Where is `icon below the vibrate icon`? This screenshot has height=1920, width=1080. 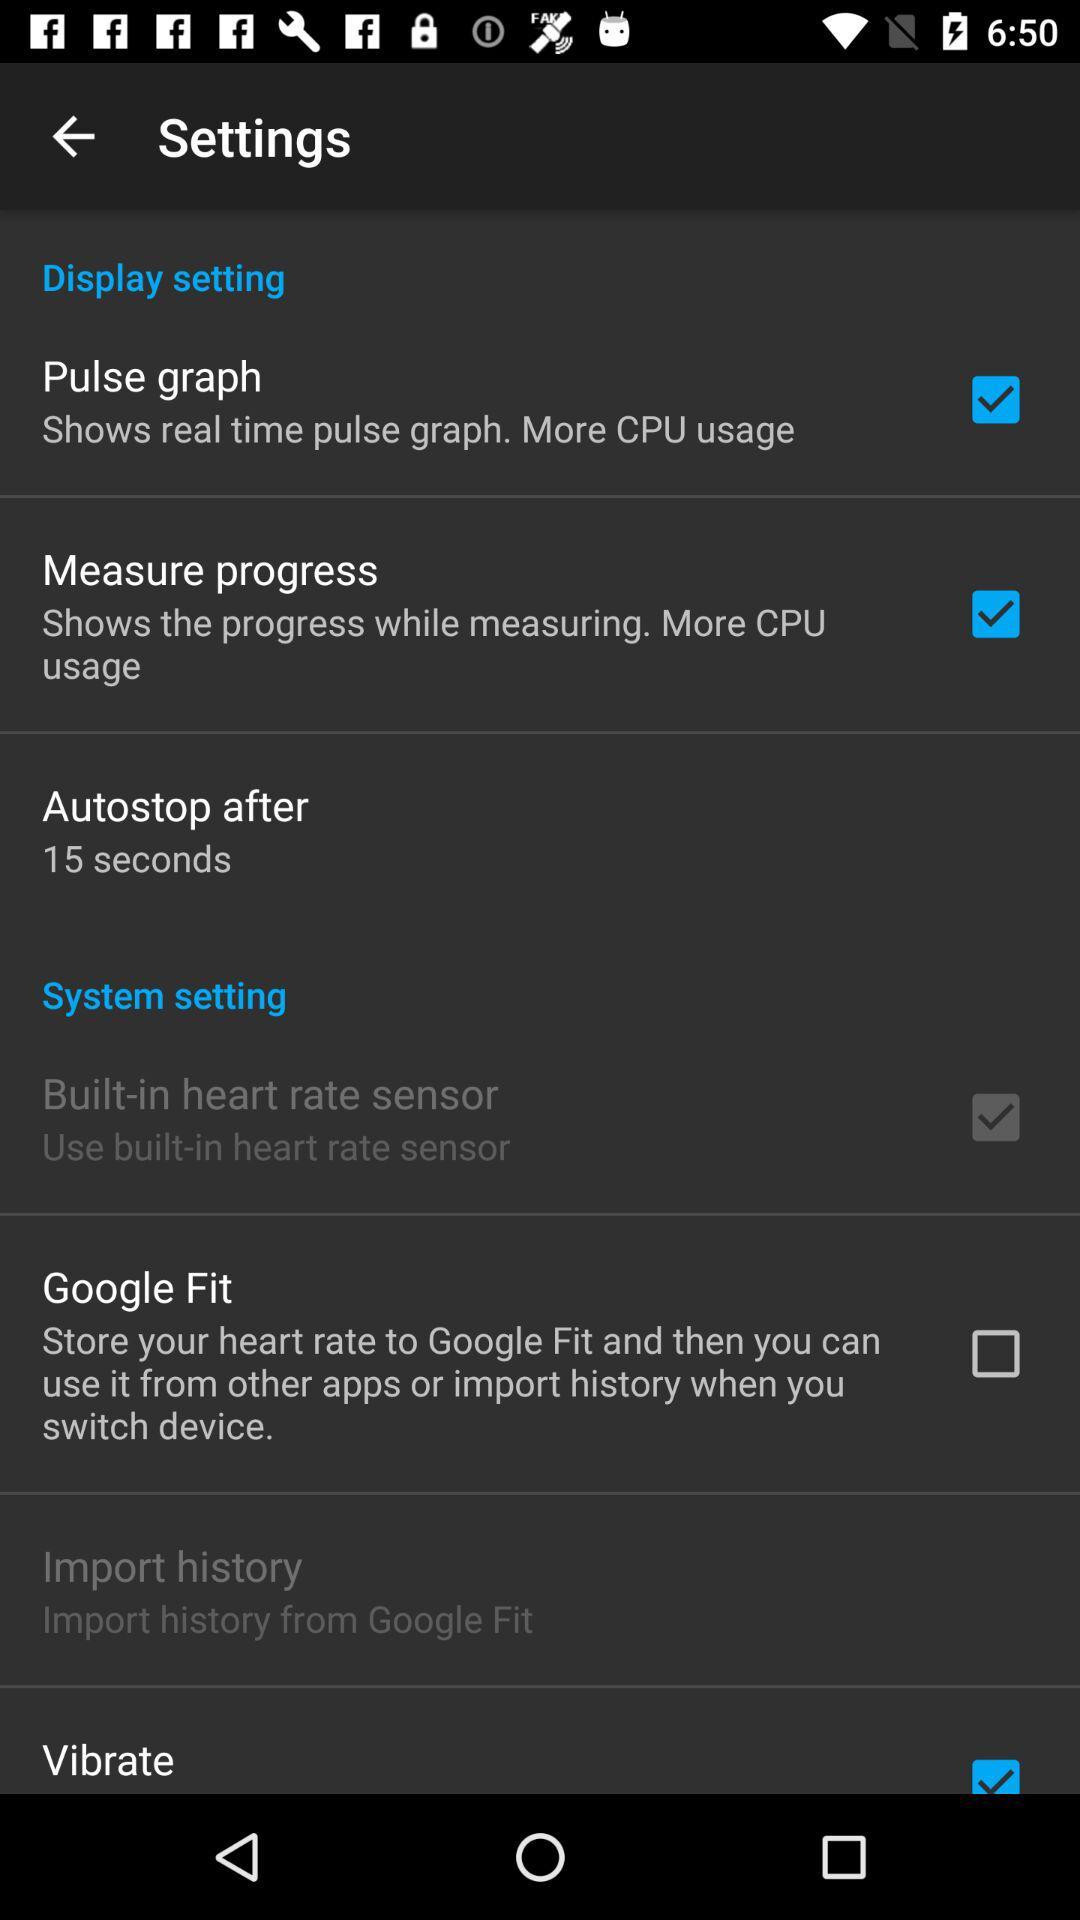
icon below the vibrate icon is located at coordinates (315, 1790).